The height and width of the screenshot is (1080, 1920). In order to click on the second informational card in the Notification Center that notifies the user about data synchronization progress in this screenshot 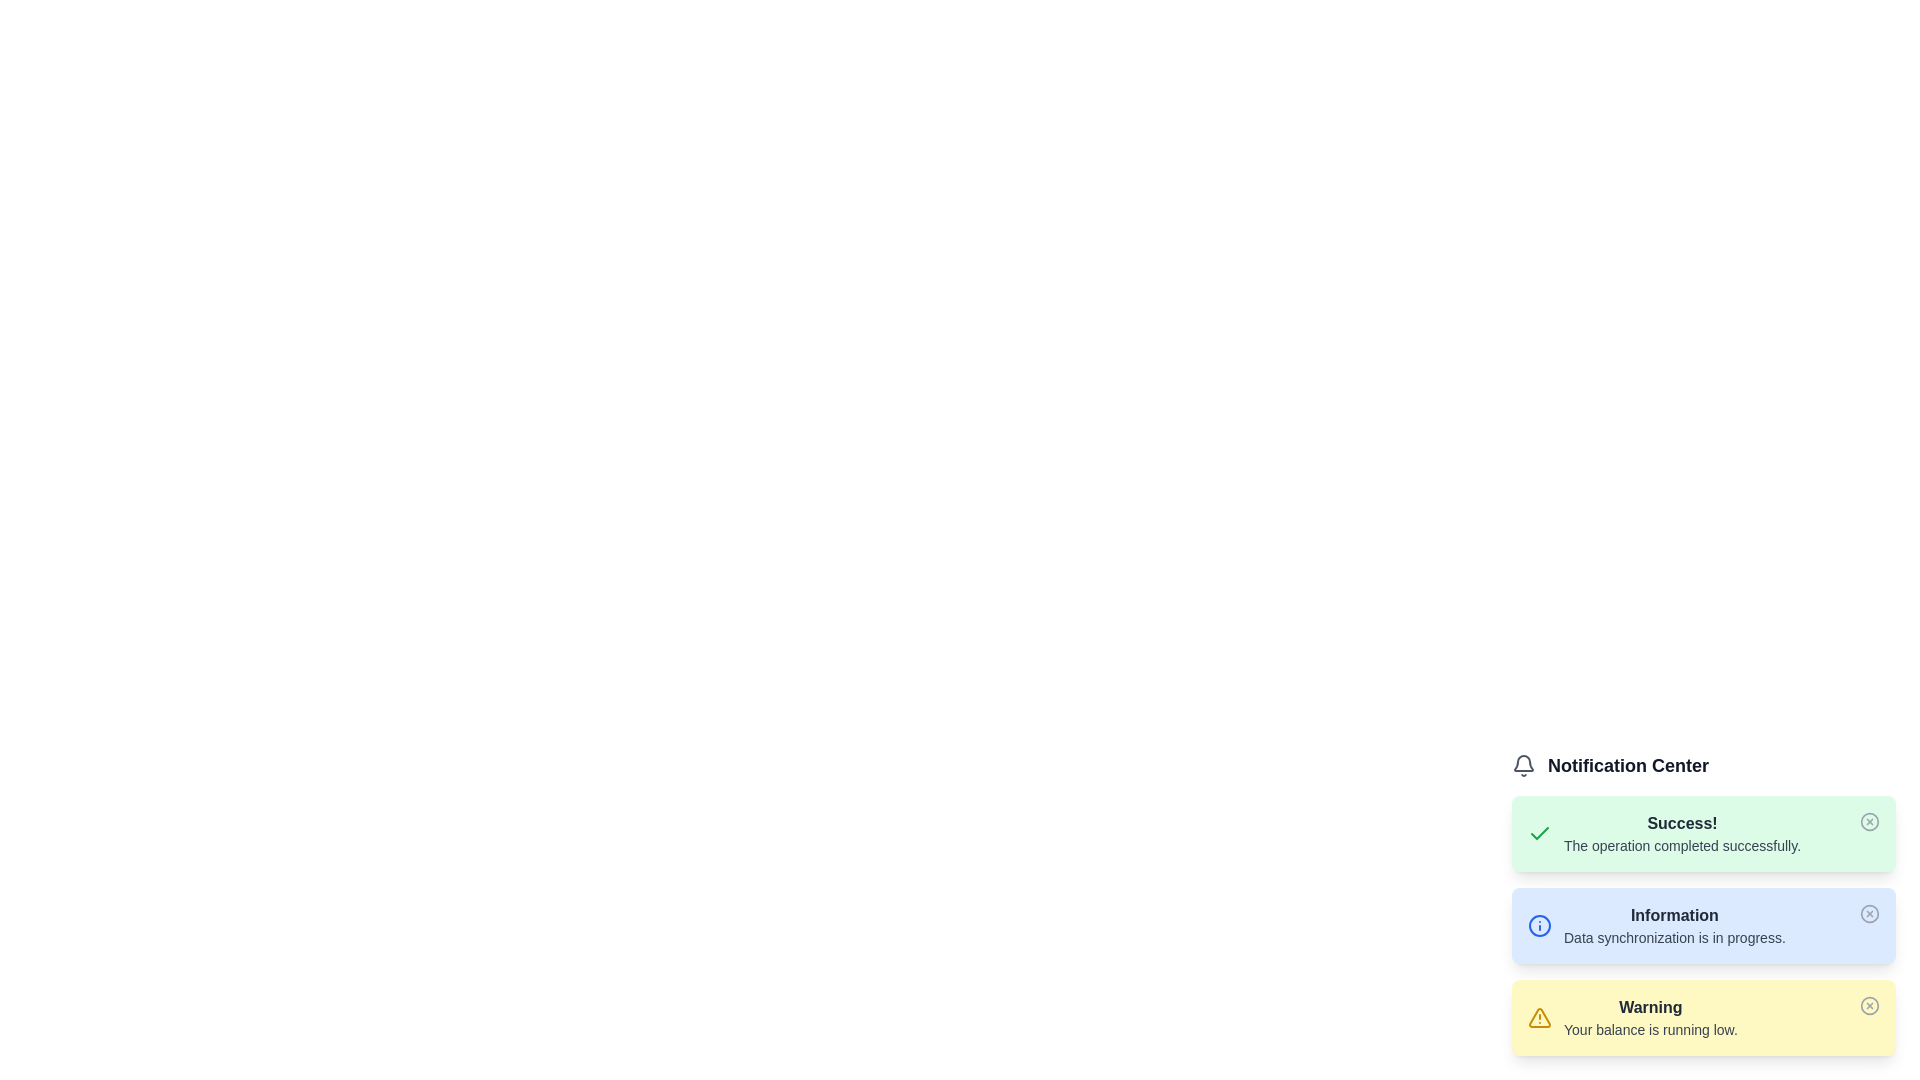, I will do `click(1703, 925)`.